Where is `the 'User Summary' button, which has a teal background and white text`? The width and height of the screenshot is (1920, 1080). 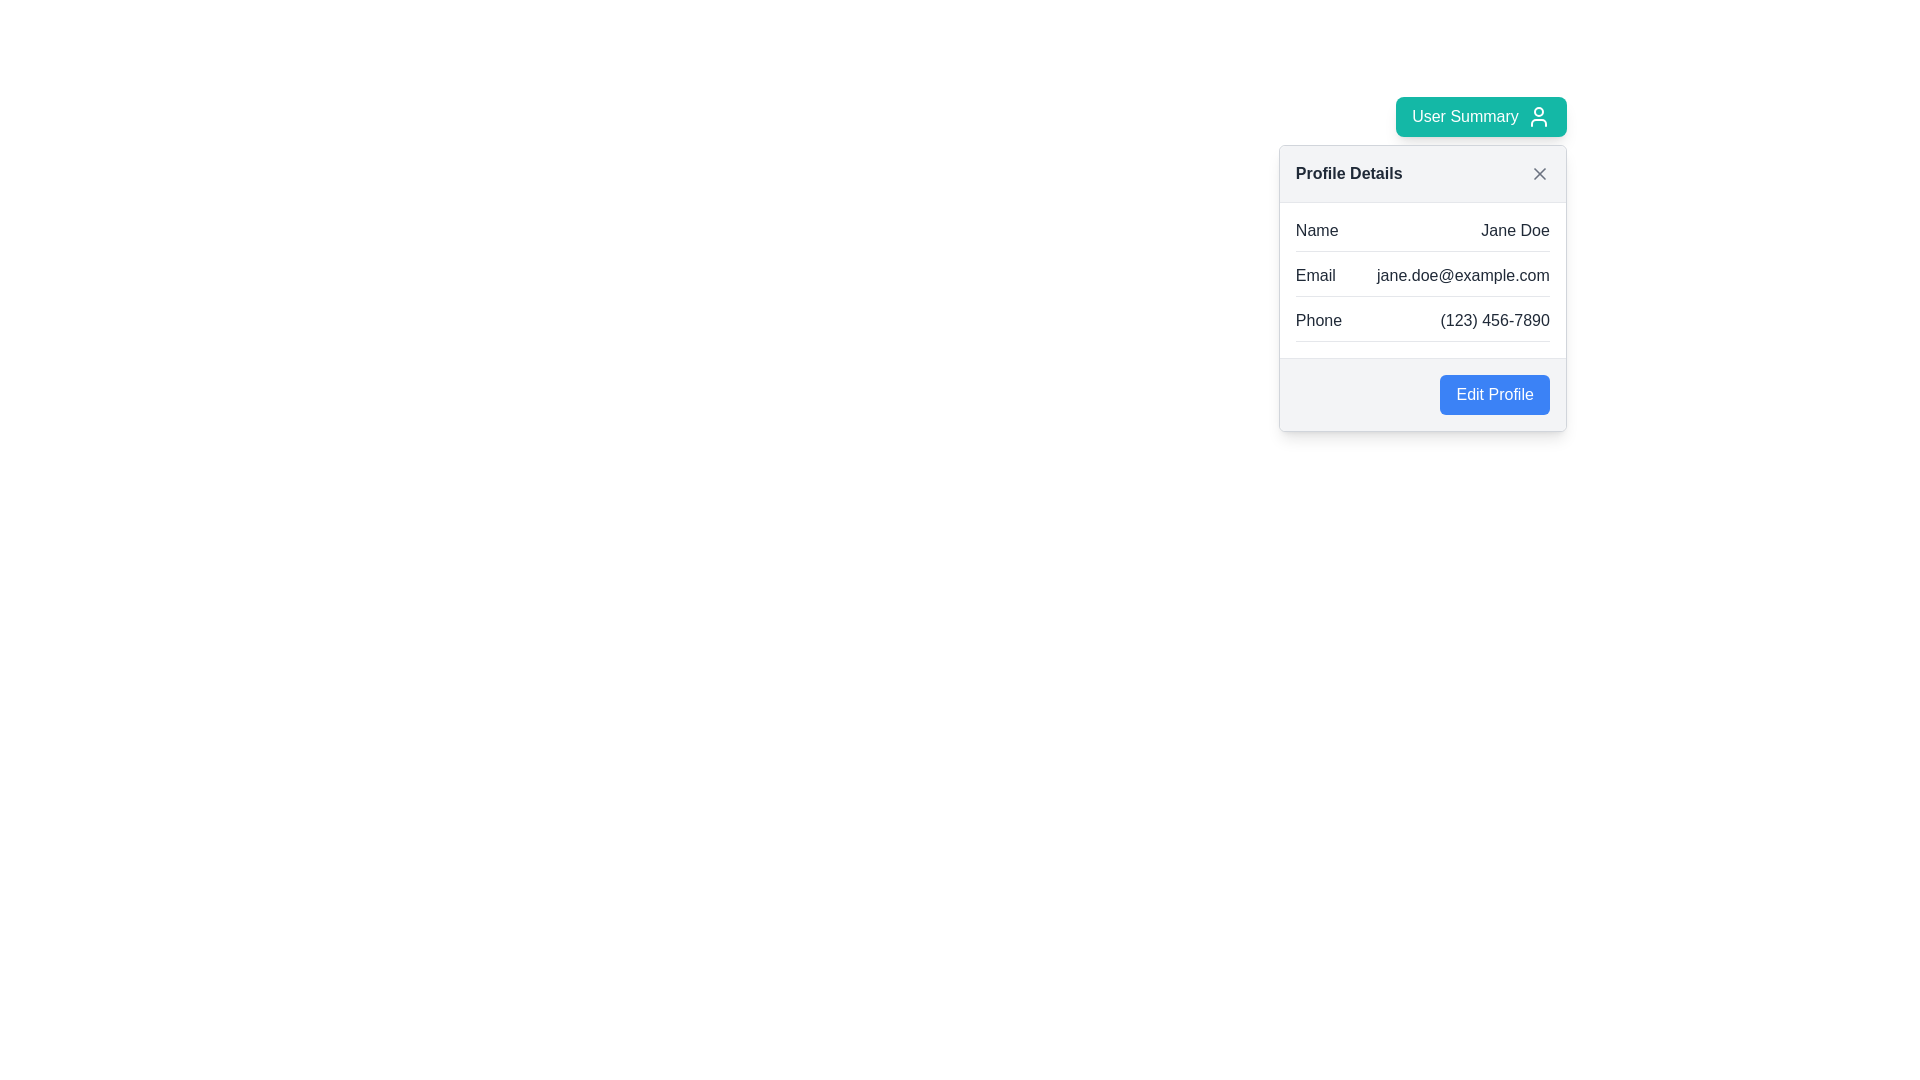 the 'User Summary' button, which has a teal background and white text is located at coordinates (1481, 116).